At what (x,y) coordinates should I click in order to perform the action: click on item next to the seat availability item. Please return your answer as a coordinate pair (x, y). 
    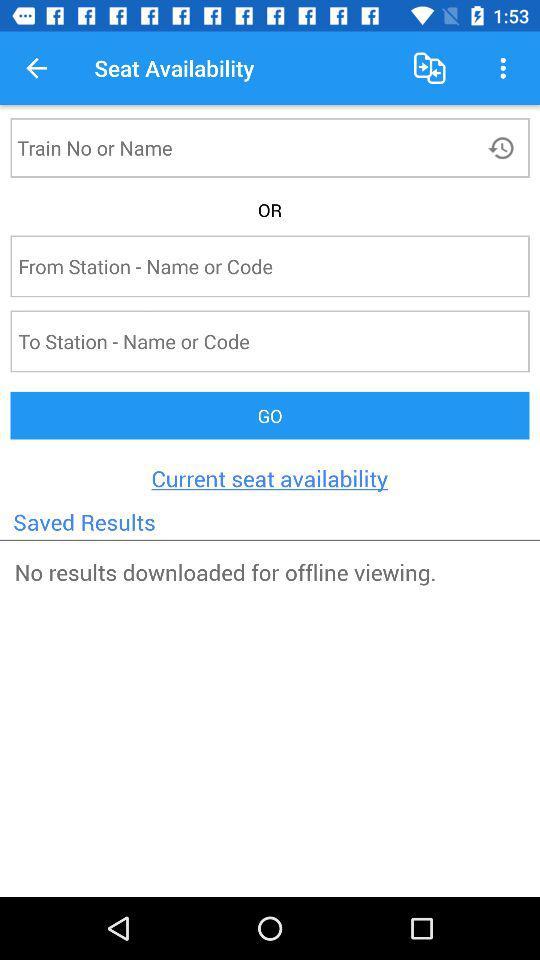
    Looking at the image, I should click on (428, 68).